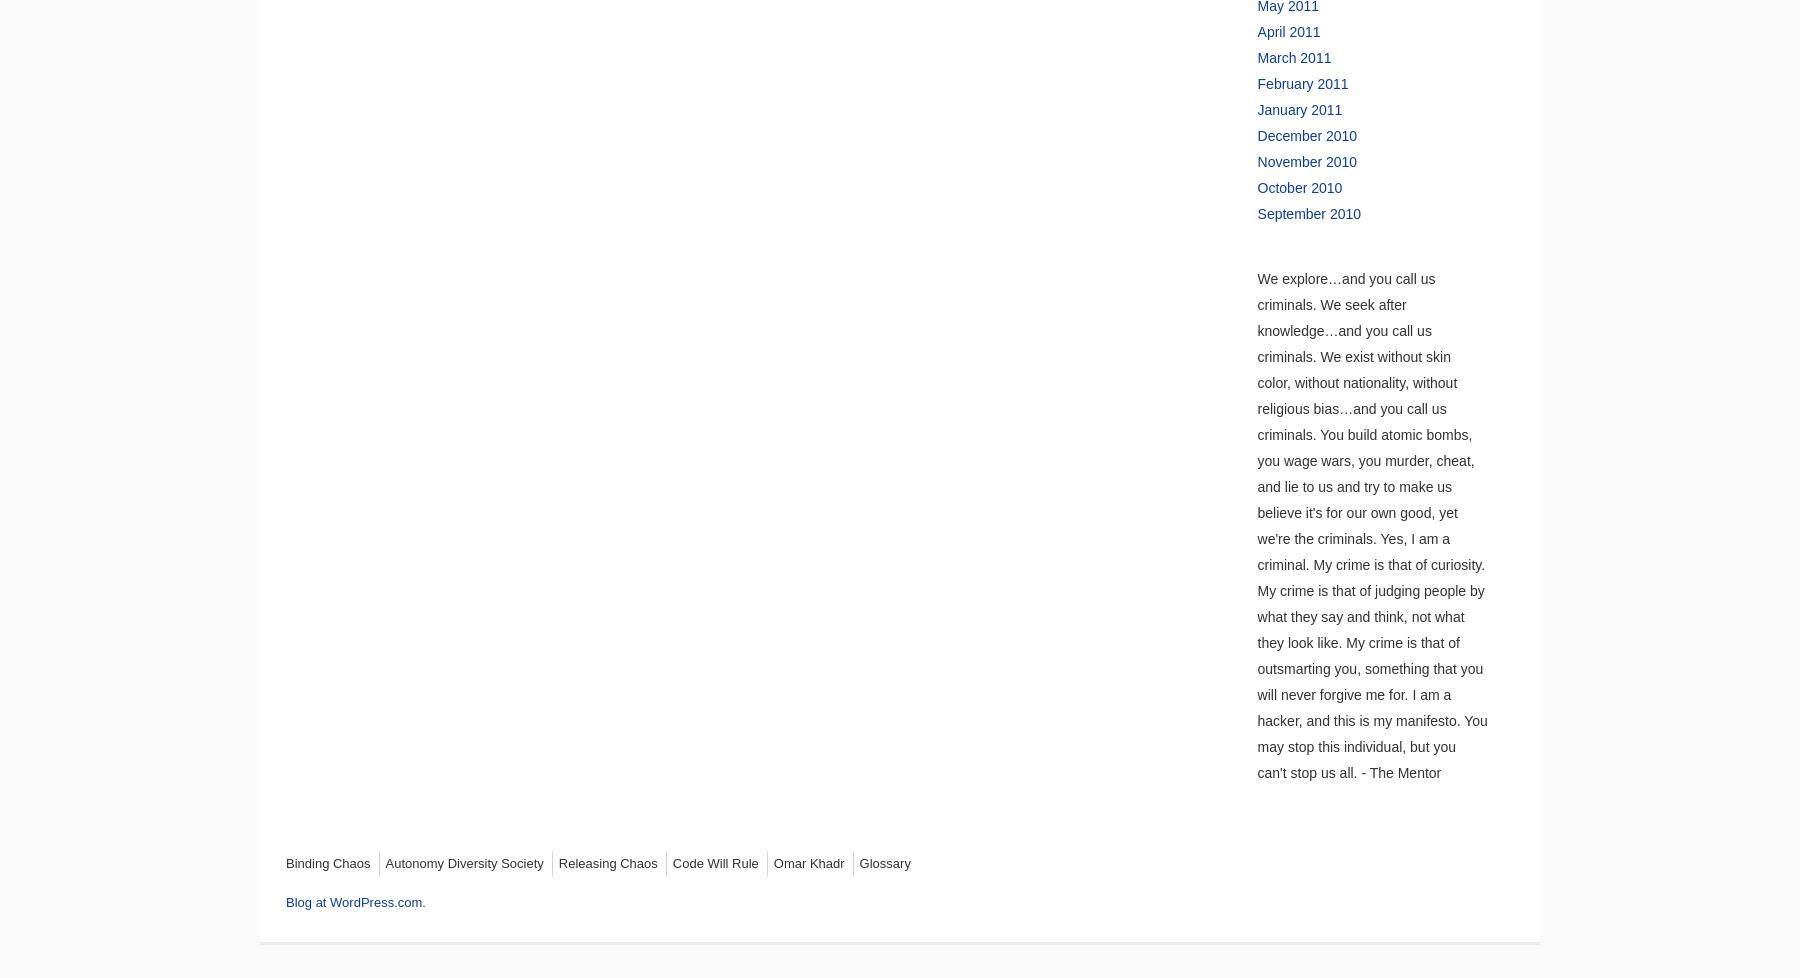  Describe the element at coordinates (355, 901) in the screenshot. I see `'Blog at WordPress.com.'` at that location.